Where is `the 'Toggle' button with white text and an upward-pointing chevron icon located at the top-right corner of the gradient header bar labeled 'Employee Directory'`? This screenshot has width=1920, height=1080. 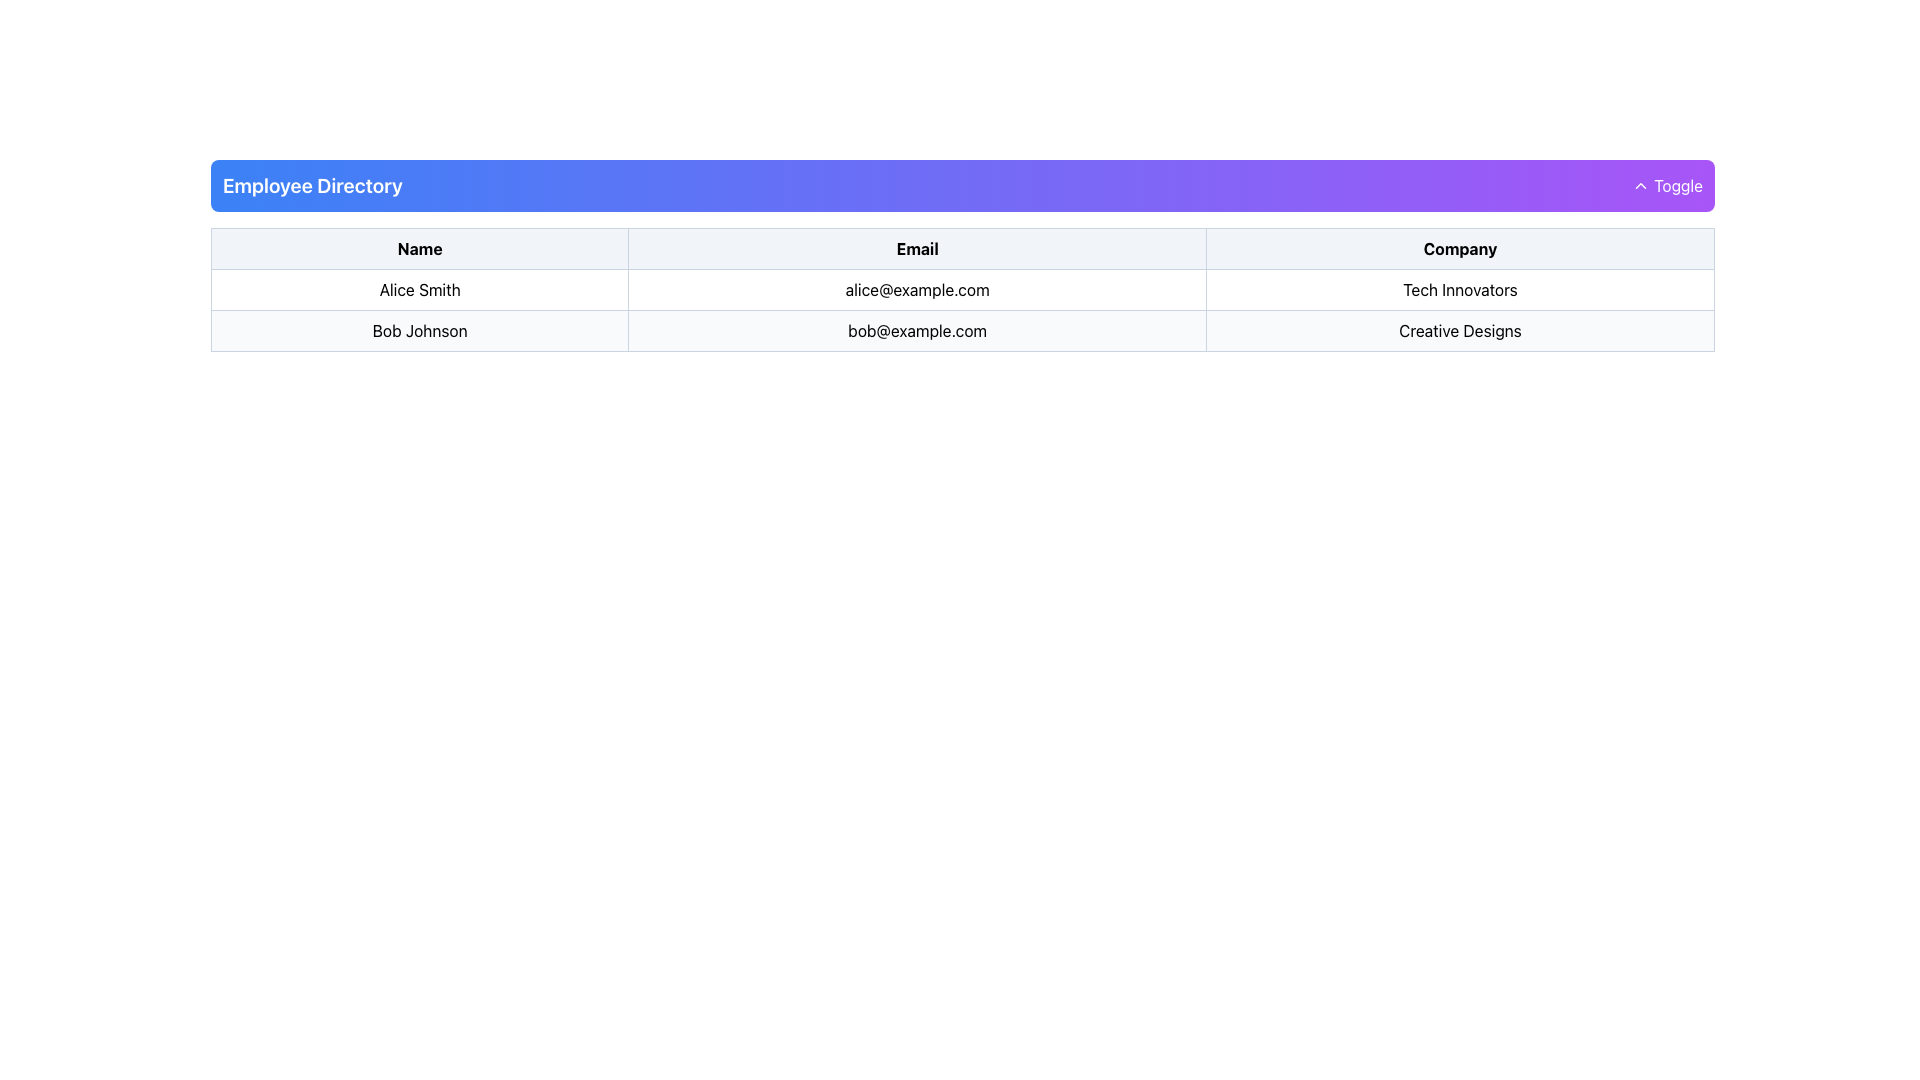 the 'Toggle' button with white text and an upward-pointing chevron icon located at the top-right corner of the gradient header bar labeled 'Employee Directory' is located at coordinates (1667, 185).